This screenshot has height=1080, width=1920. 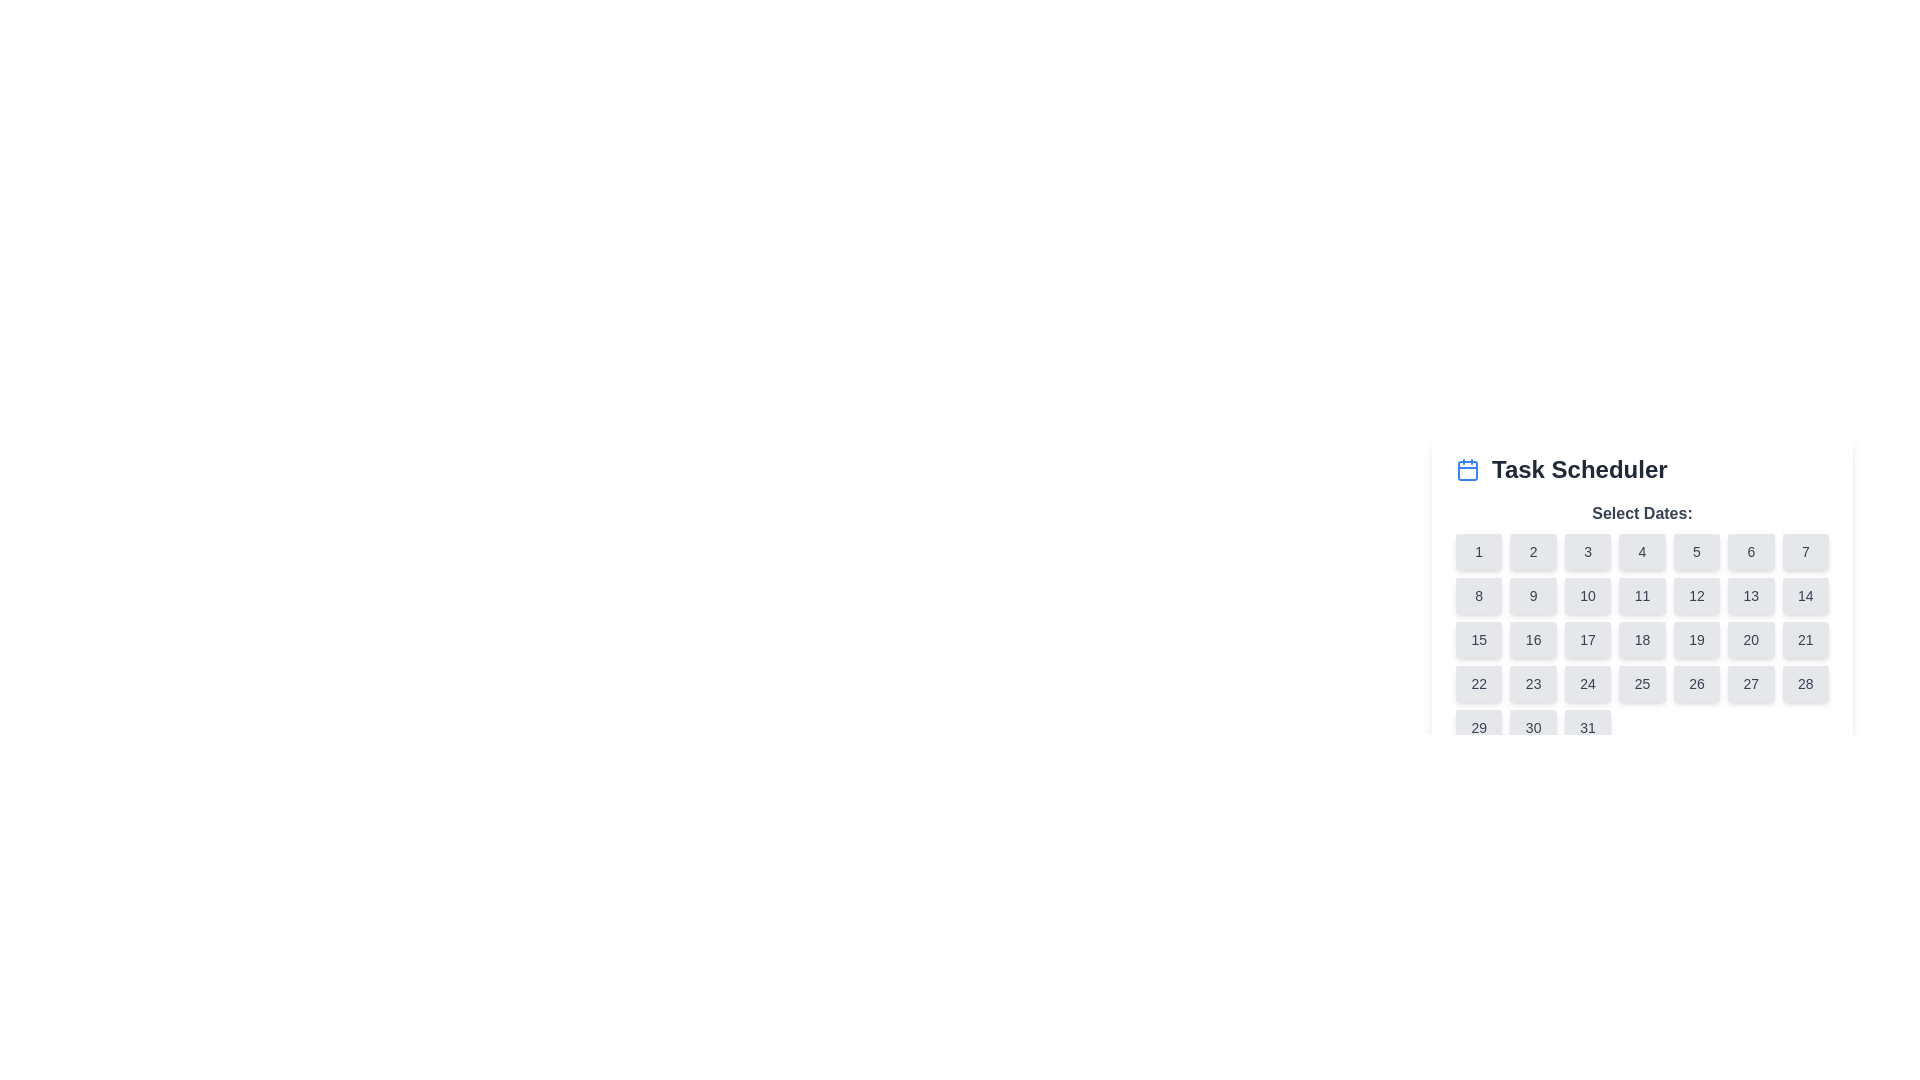 What do you see at coordinates (1642, 640) in the screenshot?
I see `the Interactive calendar day button for the day numbered '18' located in the fourth row and fourth column of the calendar grid under 'Task Scheduler'` at bounding box center [1642, 640].